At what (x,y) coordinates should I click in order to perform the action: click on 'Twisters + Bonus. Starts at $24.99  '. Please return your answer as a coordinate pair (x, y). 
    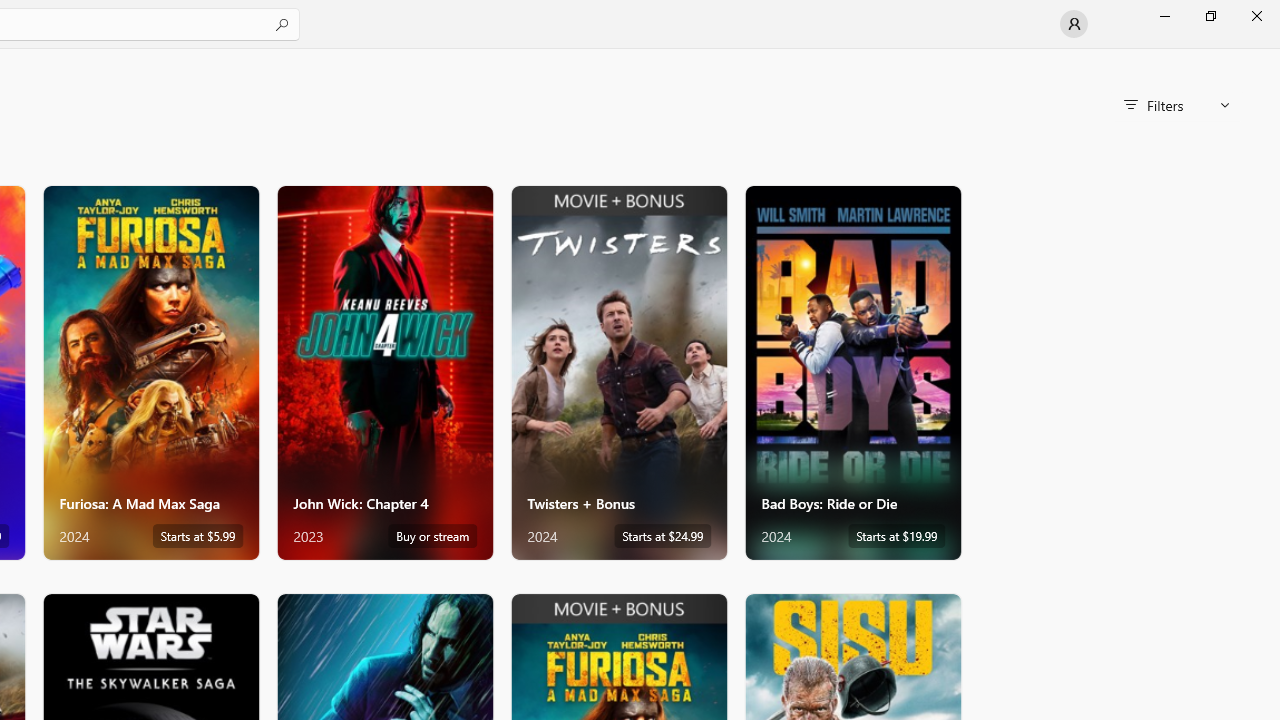
    Looking at the image, I should click on (617, 372).